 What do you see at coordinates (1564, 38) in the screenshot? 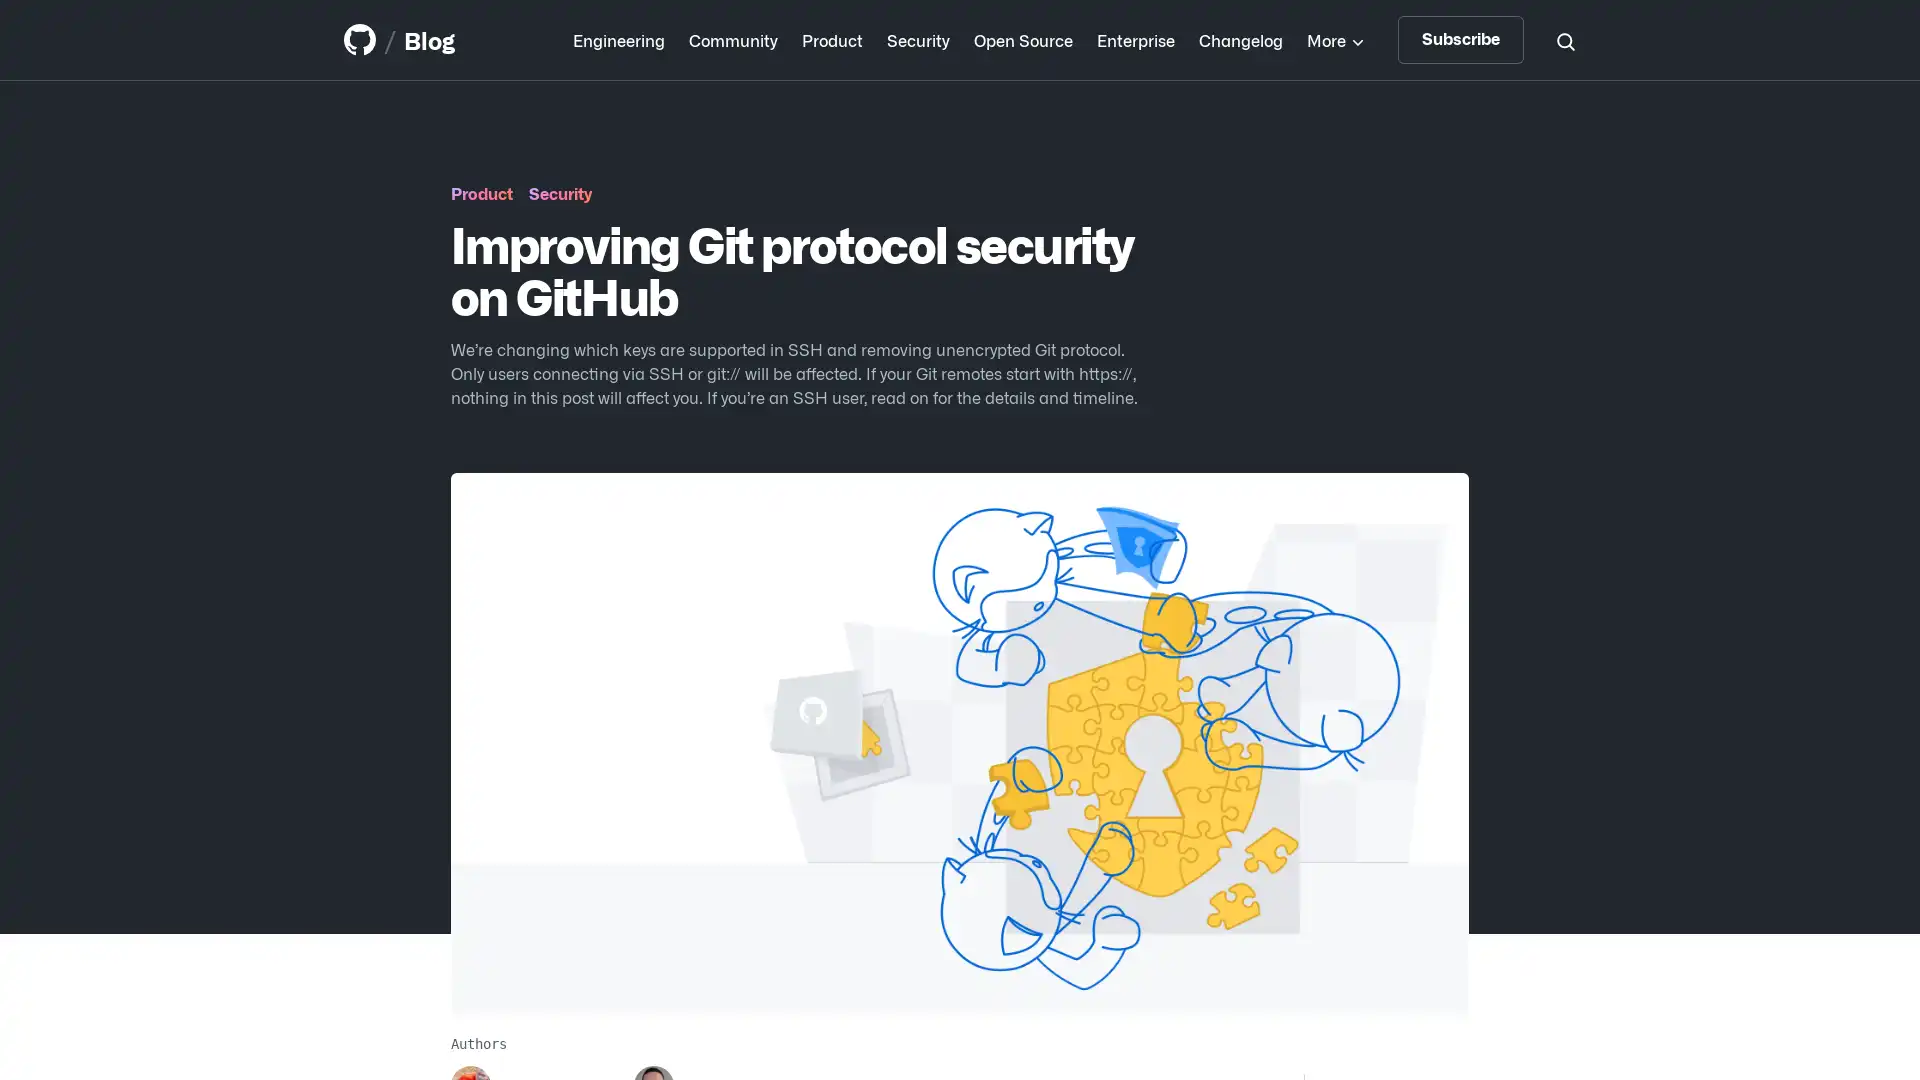
I see `Search toggle` at bounding box center [1564, 38].